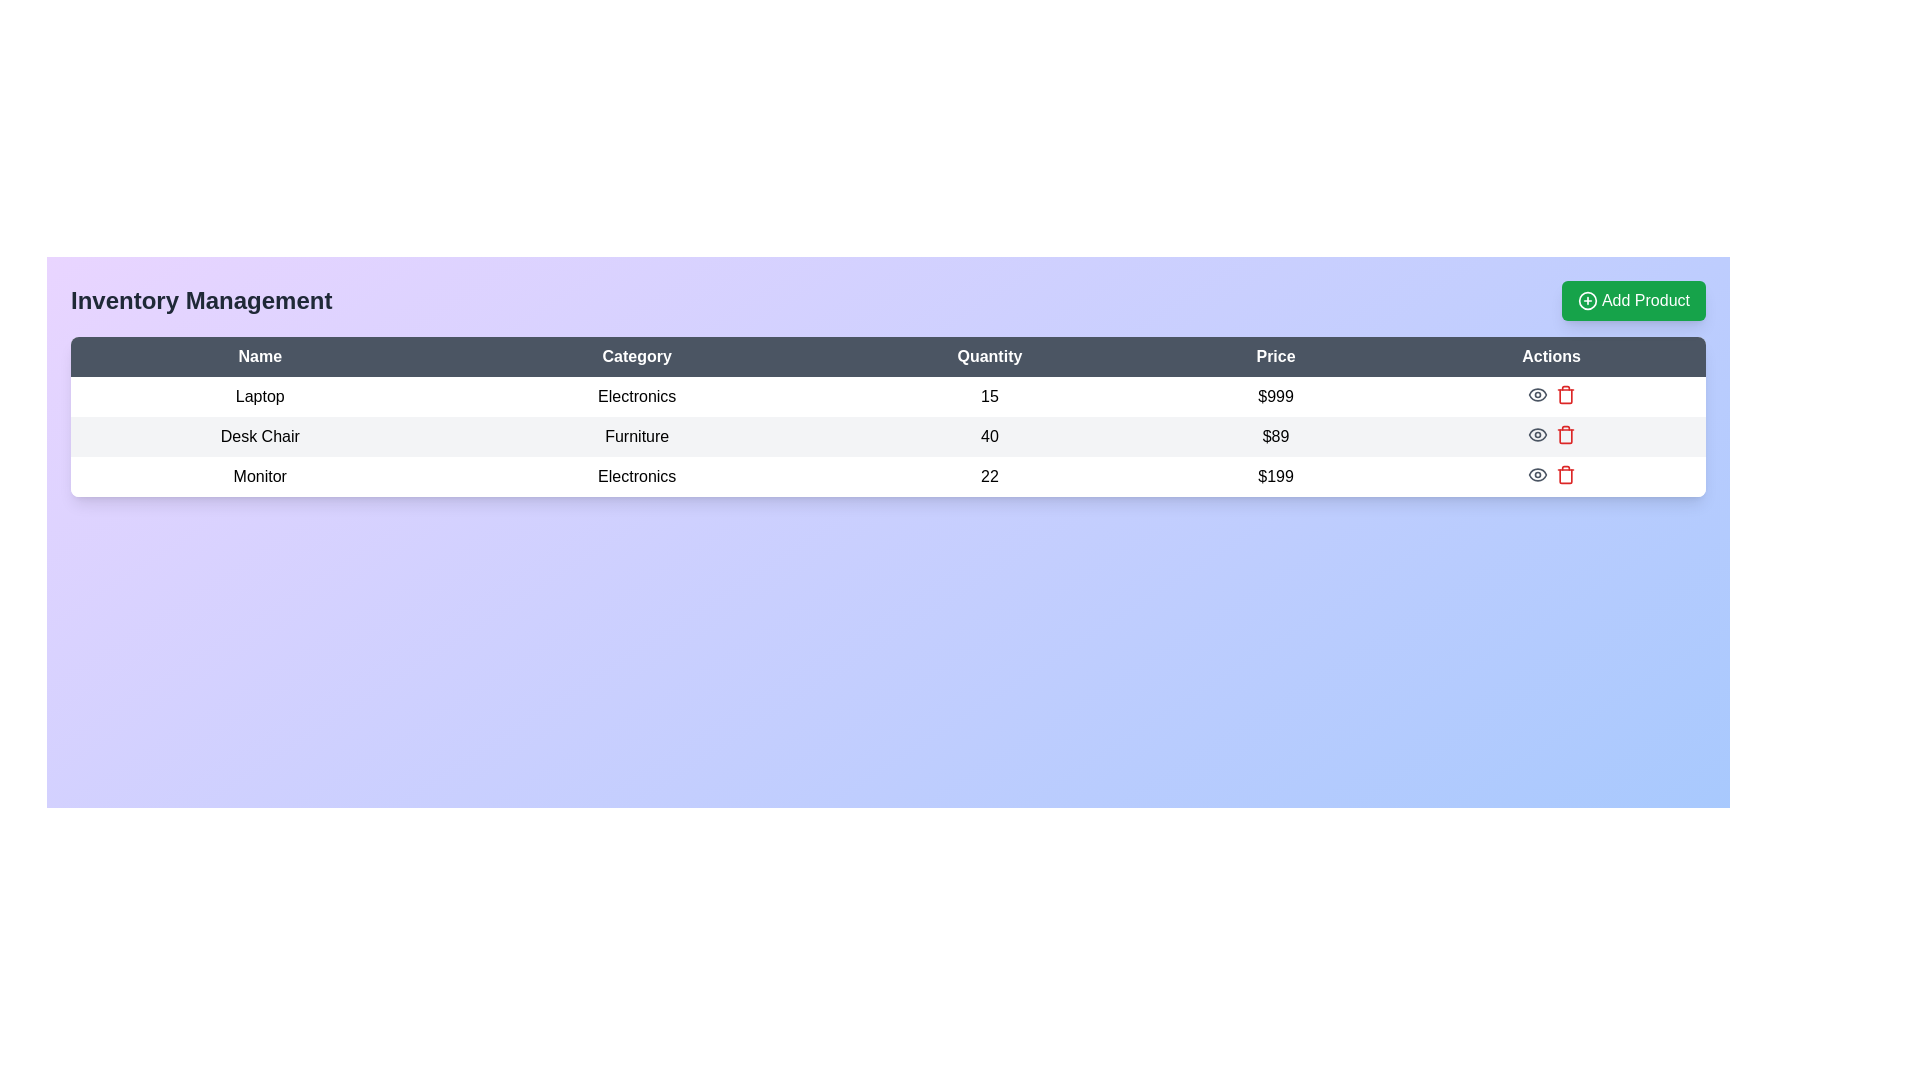 The height and width of the screenshot is (1080, 1920). What do you see at coordinates (1564, 394) in the screenshot?
I see `the delete button located in the 'Actions' column of the first row of the table` at bounding box center [1564, 394].